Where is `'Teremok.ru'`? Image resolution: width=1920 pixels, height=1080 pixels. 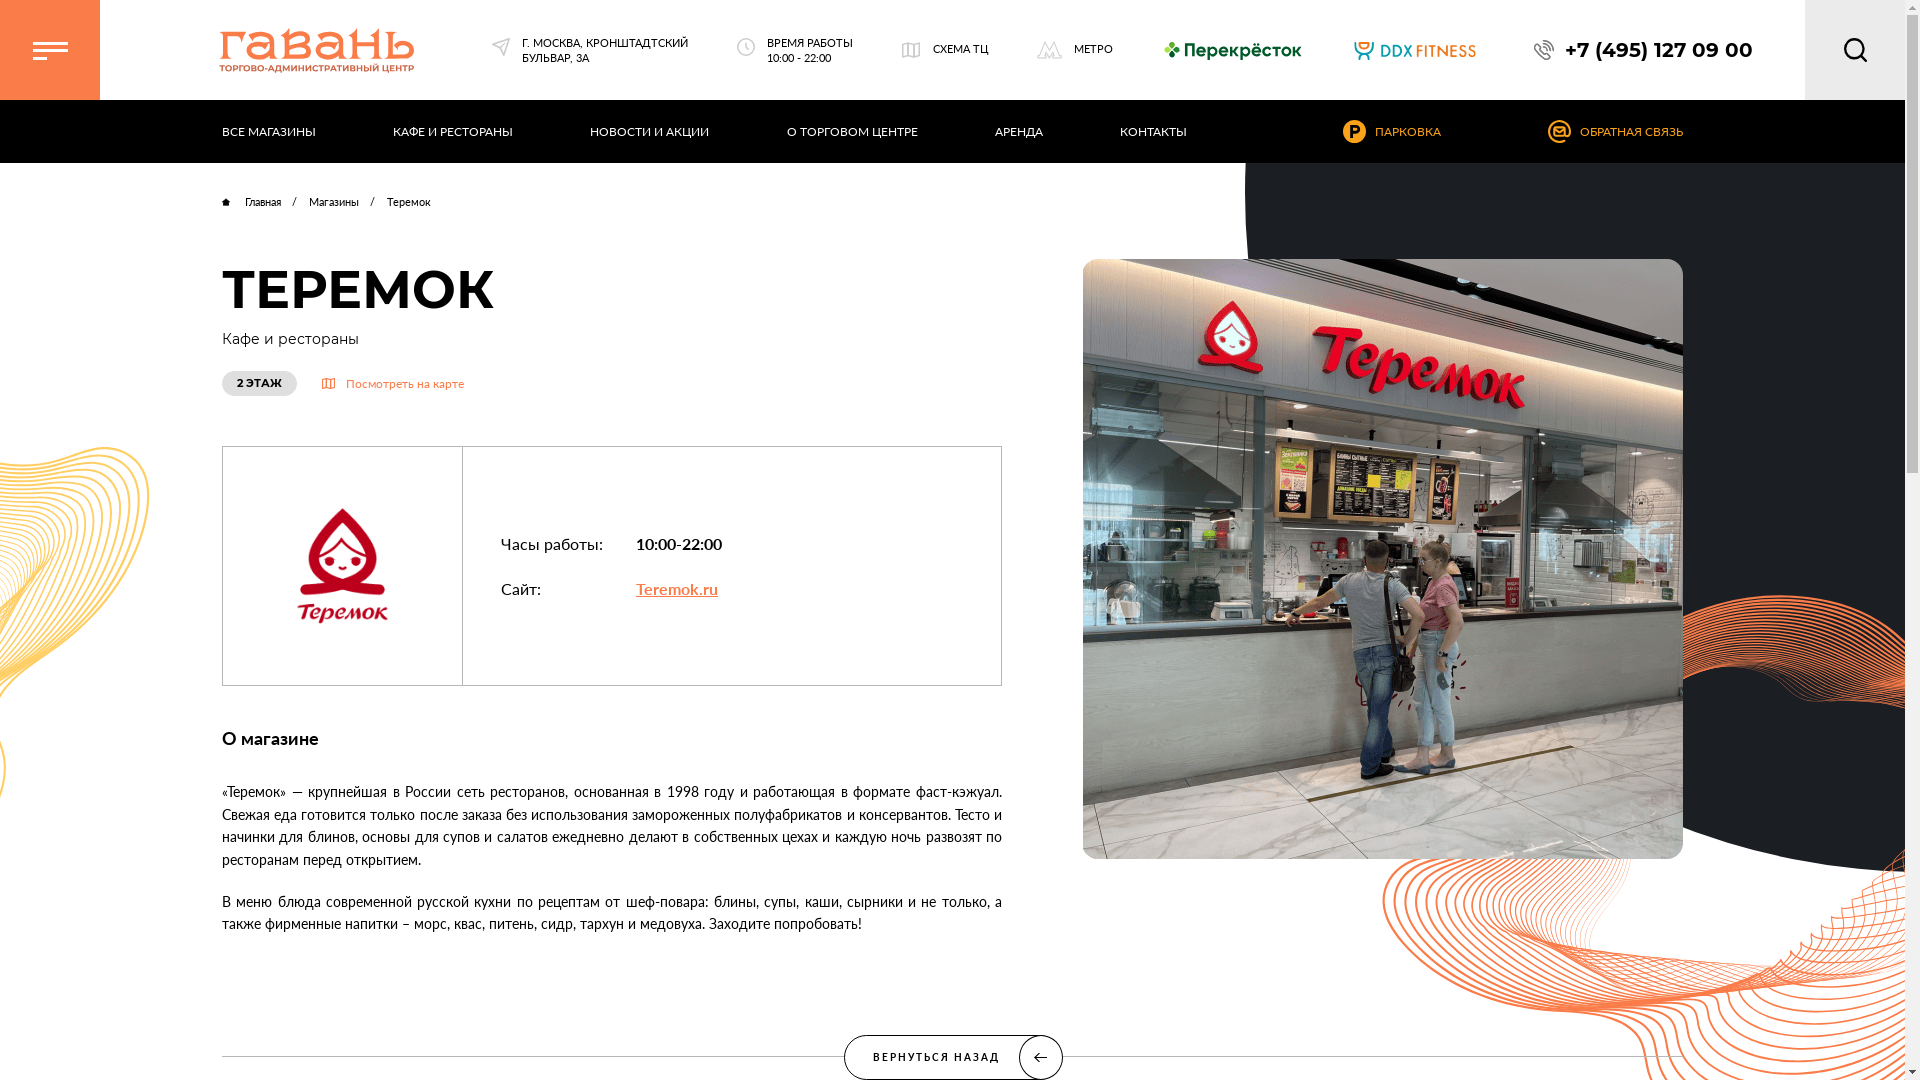
'Teremok.ru' is located at coordinates (676, 587).